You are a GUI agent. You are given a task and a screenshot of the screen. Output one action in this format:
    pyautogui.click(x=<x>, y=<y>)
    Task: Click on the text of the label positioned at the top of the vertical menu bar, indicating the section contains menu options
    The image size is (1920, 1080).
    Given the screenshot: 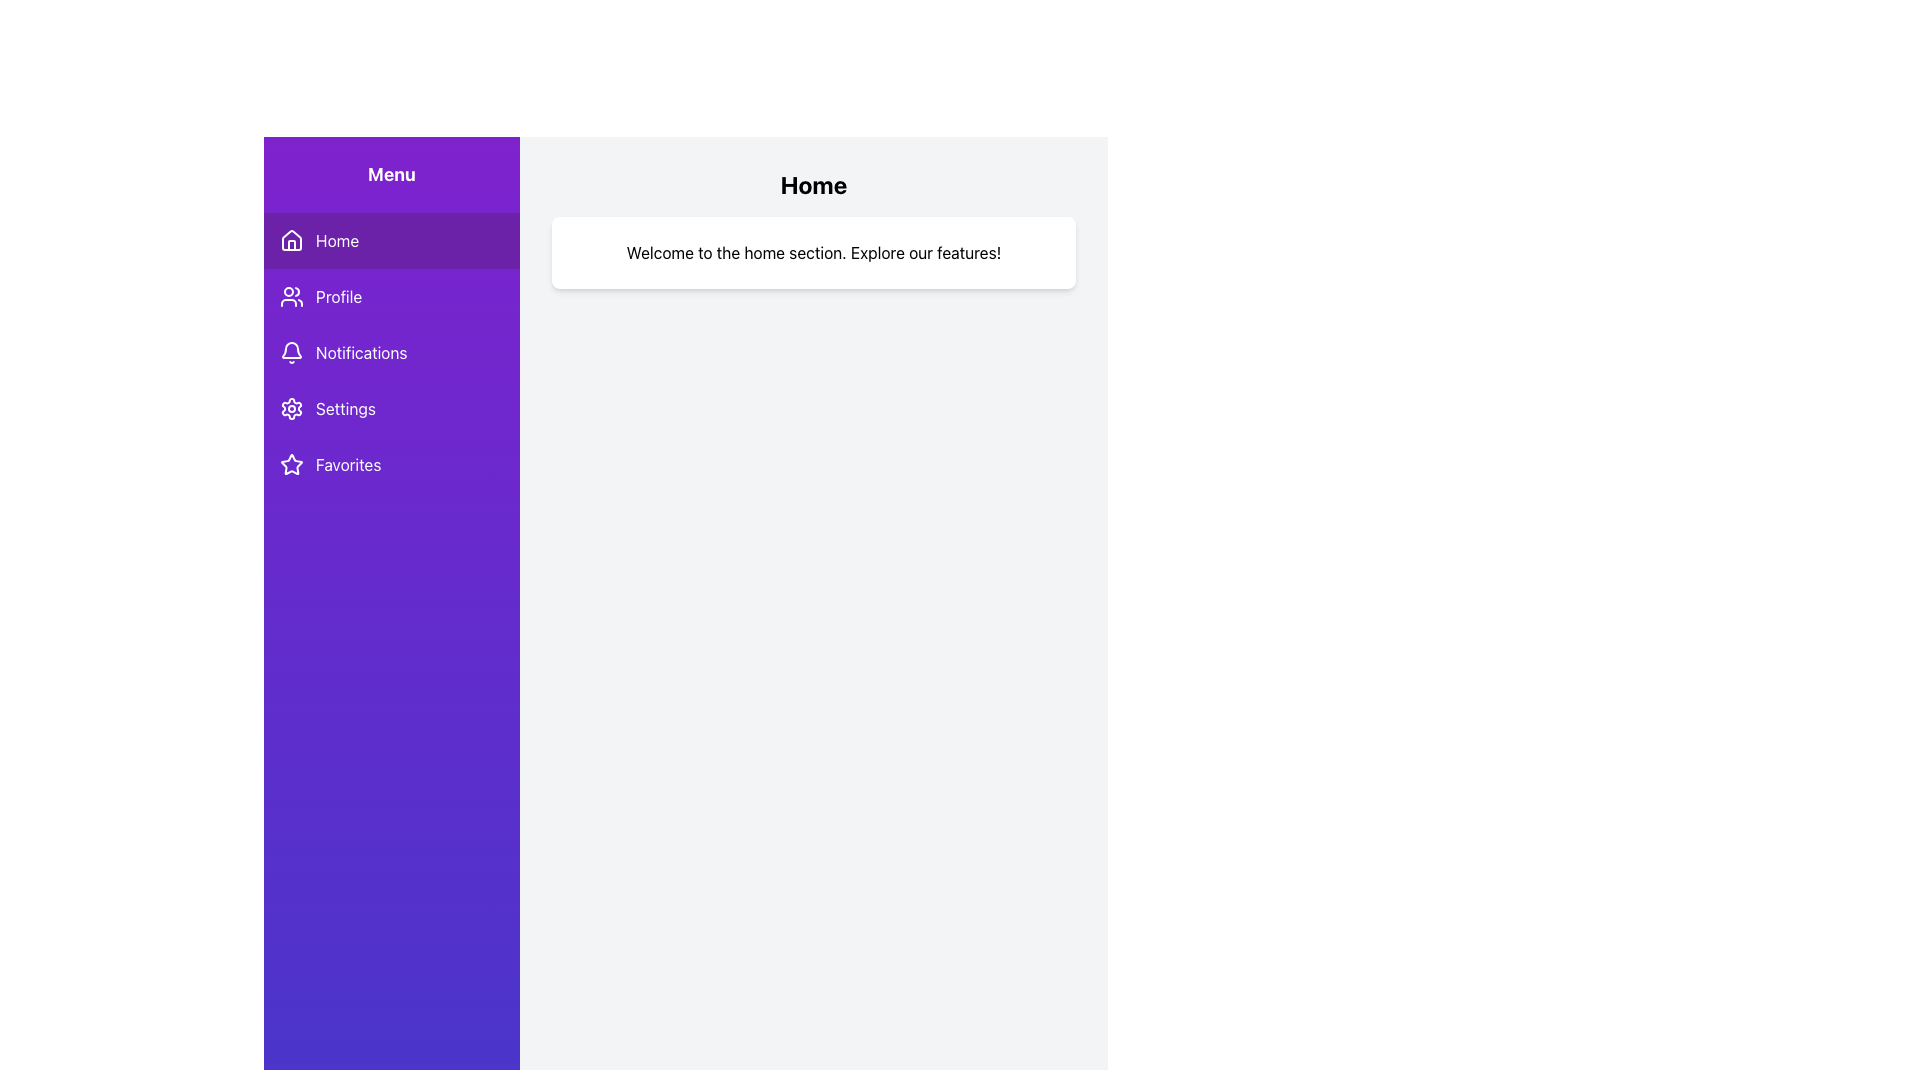 What is the action you would take?
    pyautogui.click(x=392, y=173)
    